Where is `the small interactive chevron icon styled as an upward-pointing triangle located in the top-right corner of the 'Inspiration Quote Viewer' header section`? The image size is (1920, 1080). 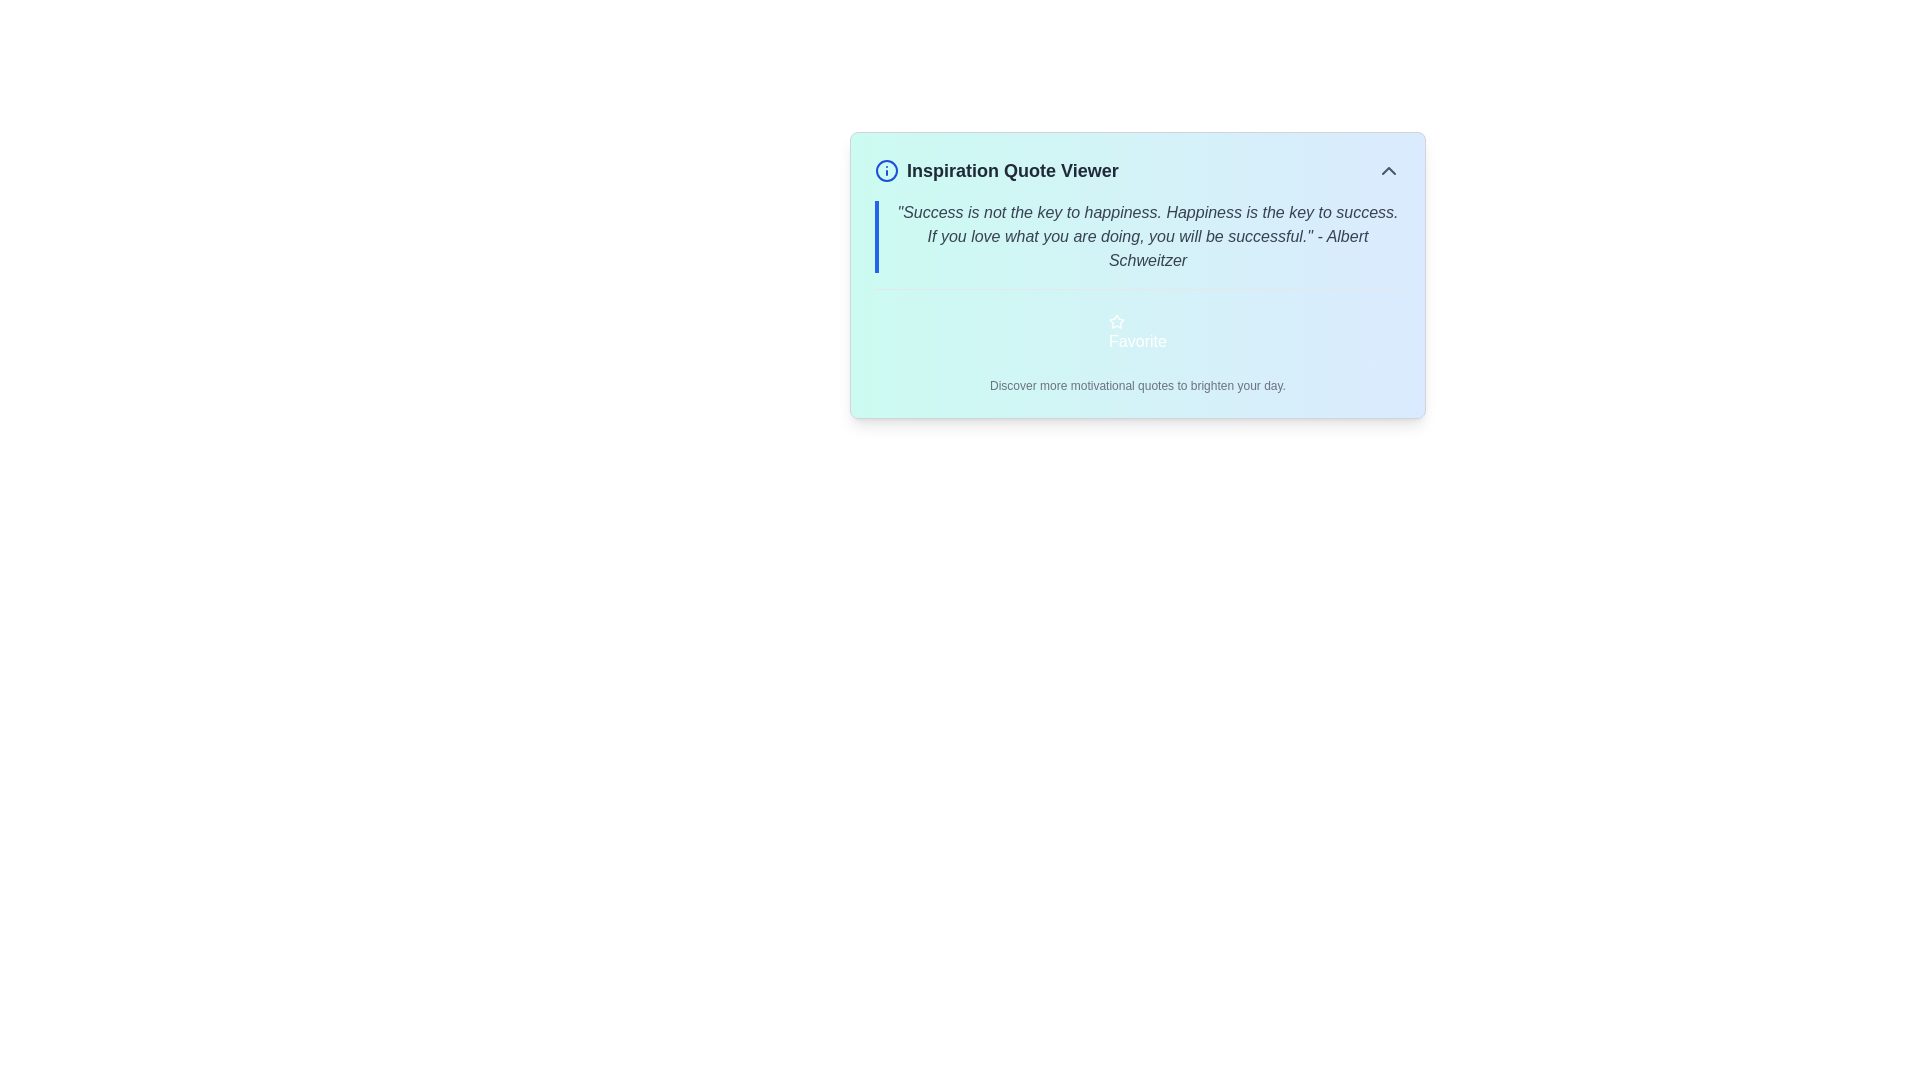 the small interactive chevron icon styled as an upward-pointing triangle located in the top-right corner of the 'Inspiration Quote Viewer' header section is located at coordinates (1387, 169).